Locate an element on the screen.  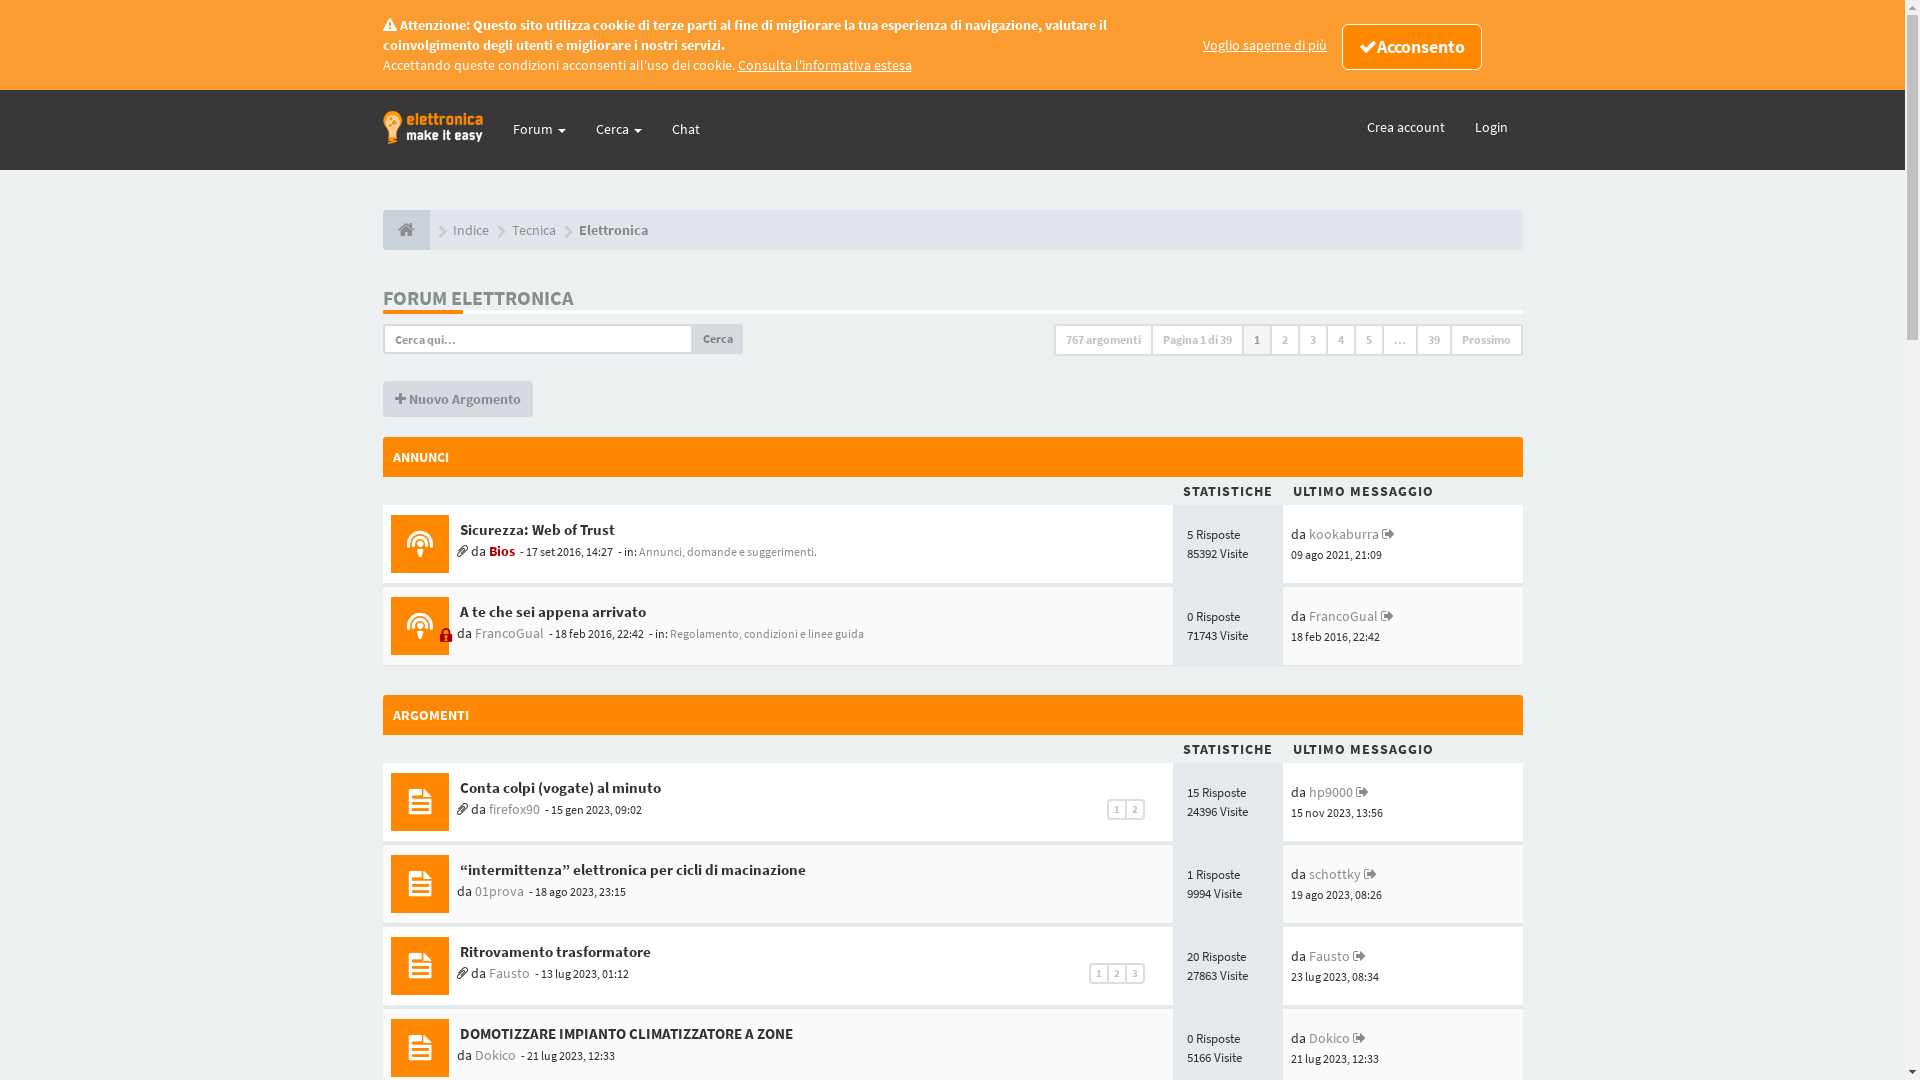
'firefox90' is located at coordinates (513, 808).